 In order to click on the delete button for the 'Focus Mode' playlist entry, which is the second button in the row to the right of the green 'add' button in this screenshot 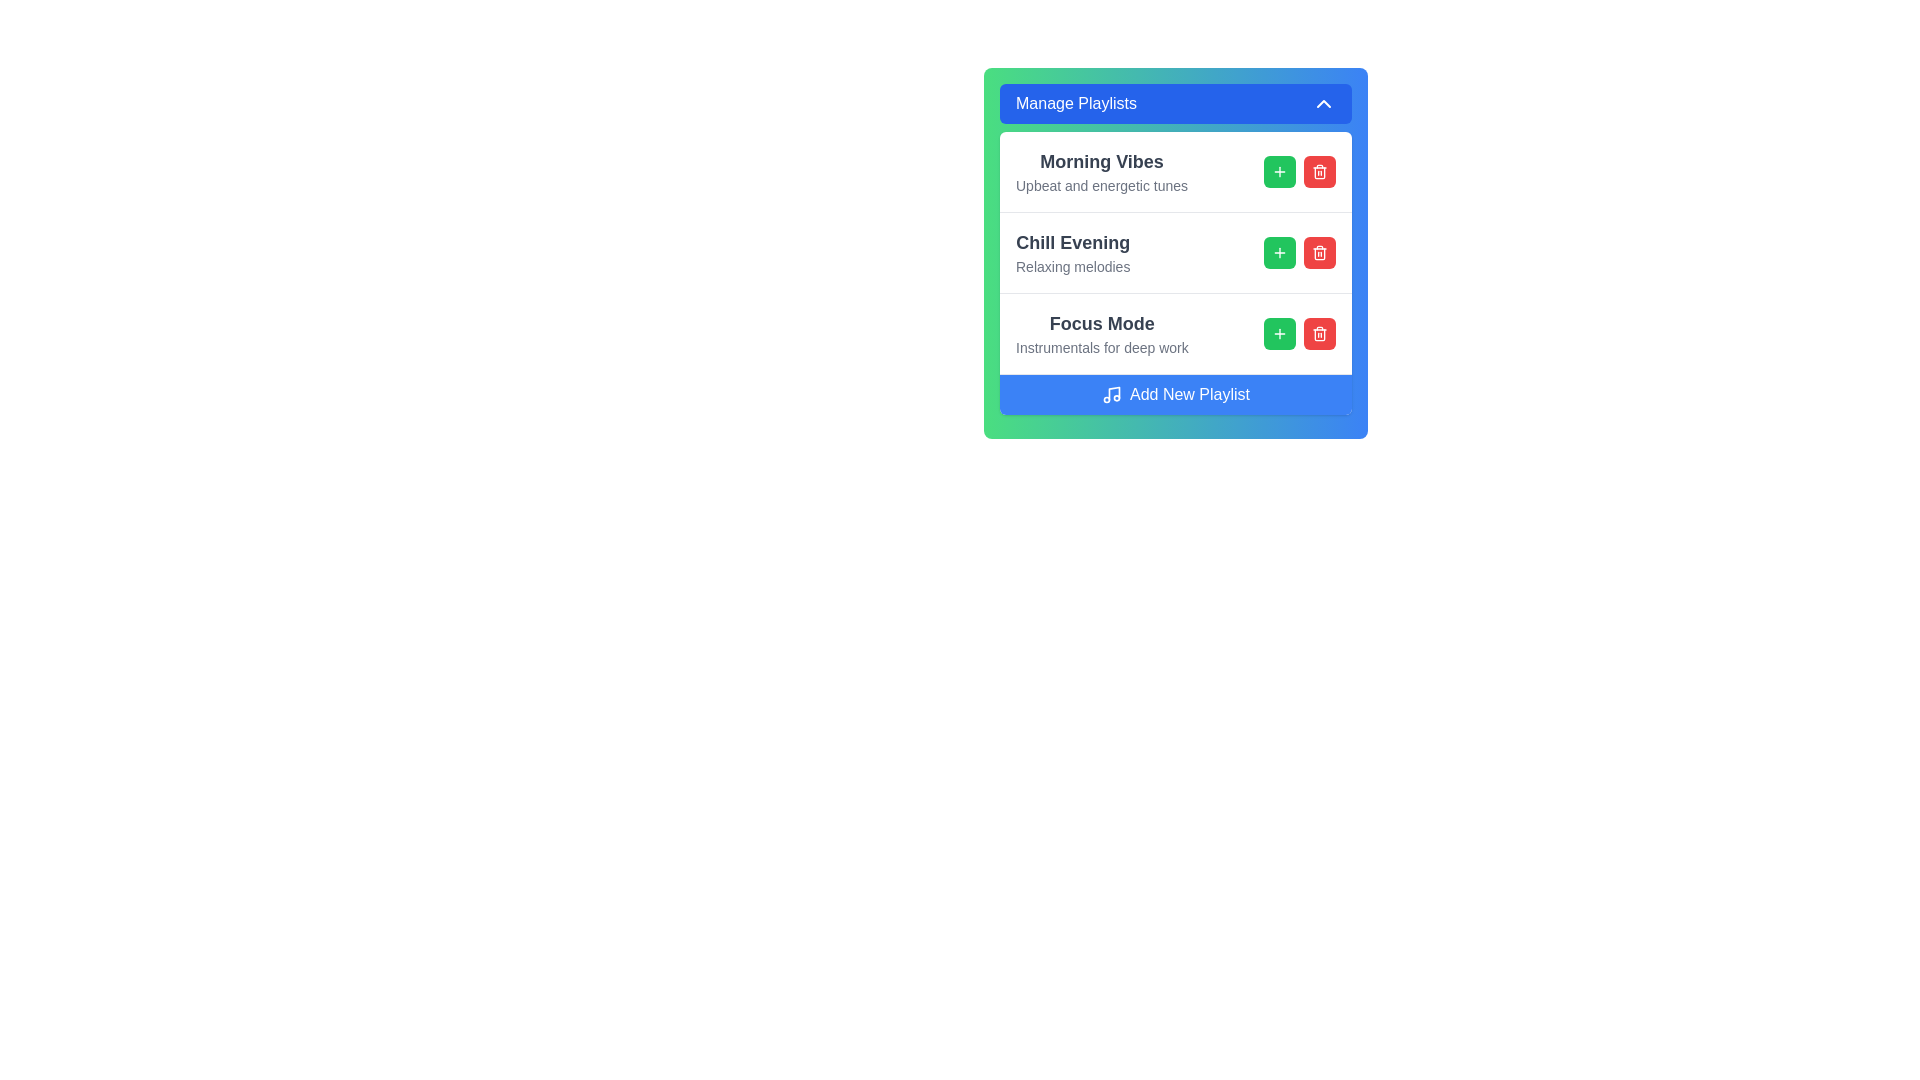, I will do `click(1320, 333)`.